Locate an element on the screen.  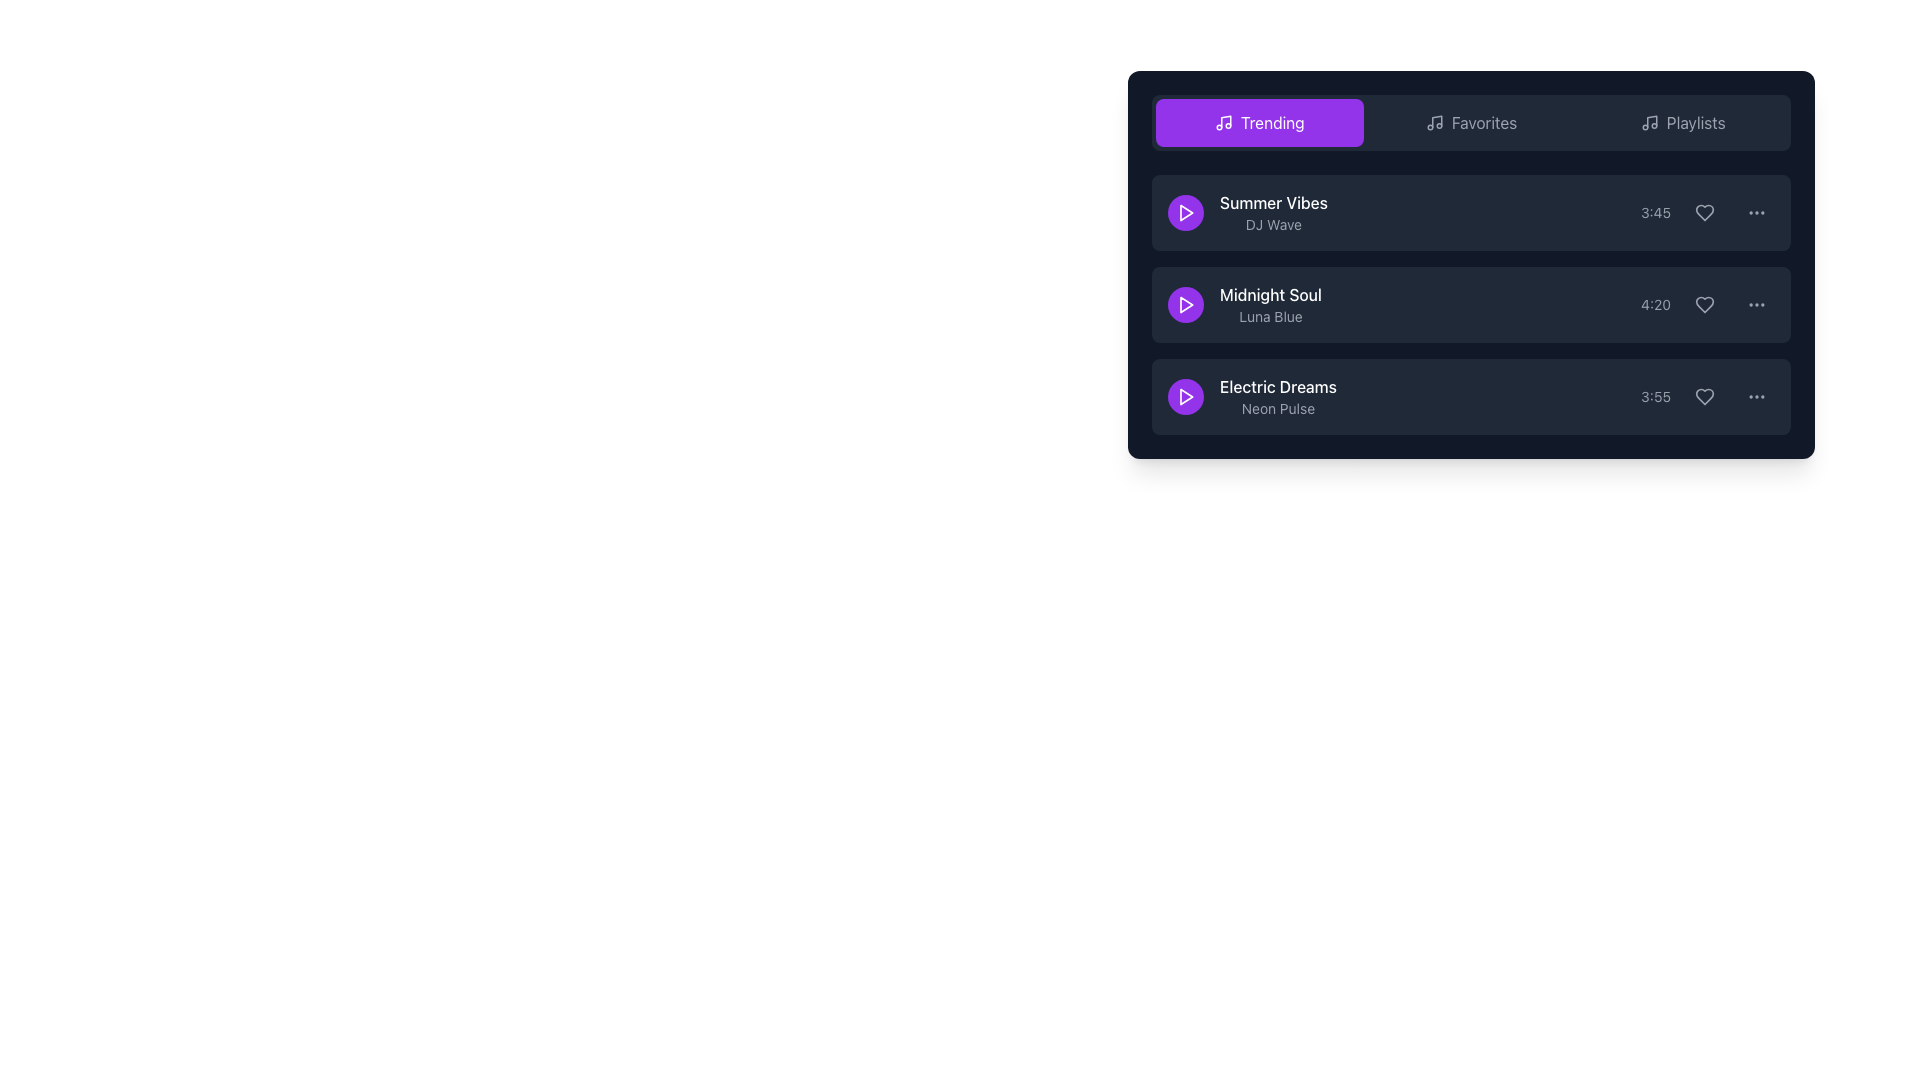
the 'Favorites' button, which features gray text on a dark background and includes a music note icon is located at coordinates (1471, 123).